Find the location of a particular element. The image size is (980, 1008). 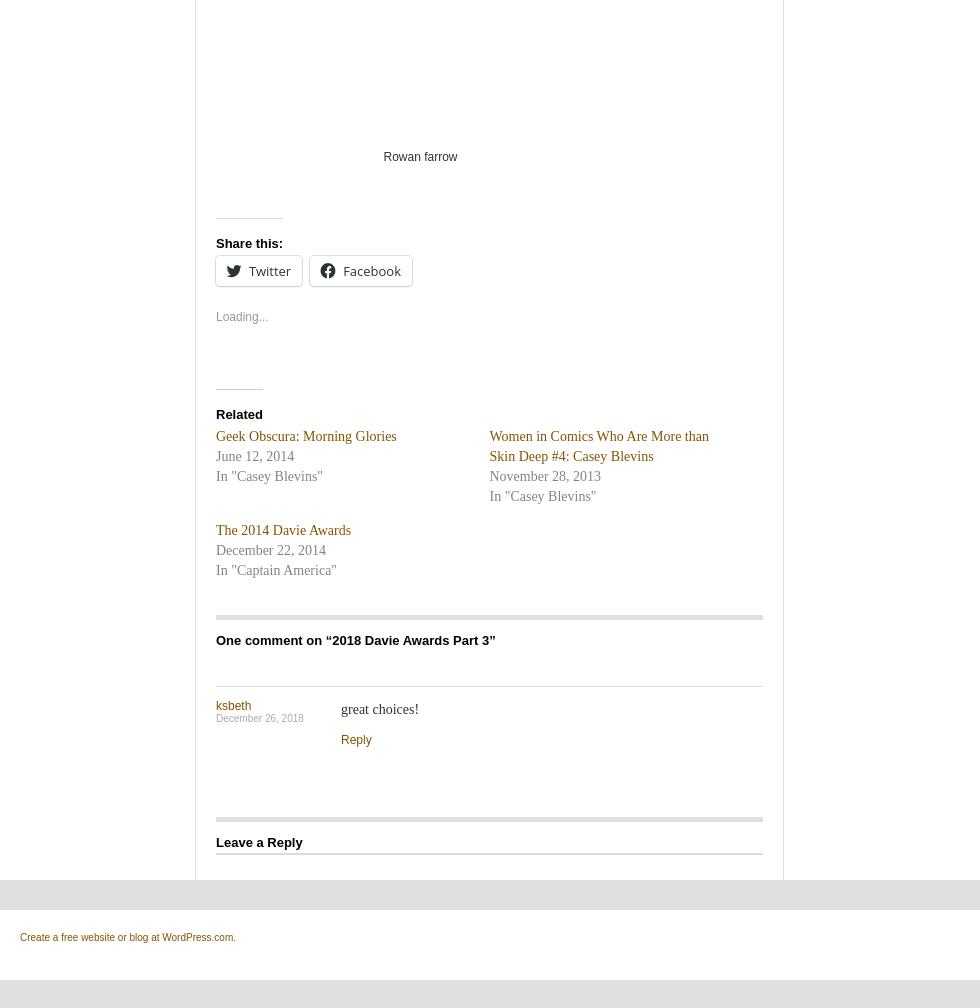

'Twitter' is located at coordinates (269, 270).